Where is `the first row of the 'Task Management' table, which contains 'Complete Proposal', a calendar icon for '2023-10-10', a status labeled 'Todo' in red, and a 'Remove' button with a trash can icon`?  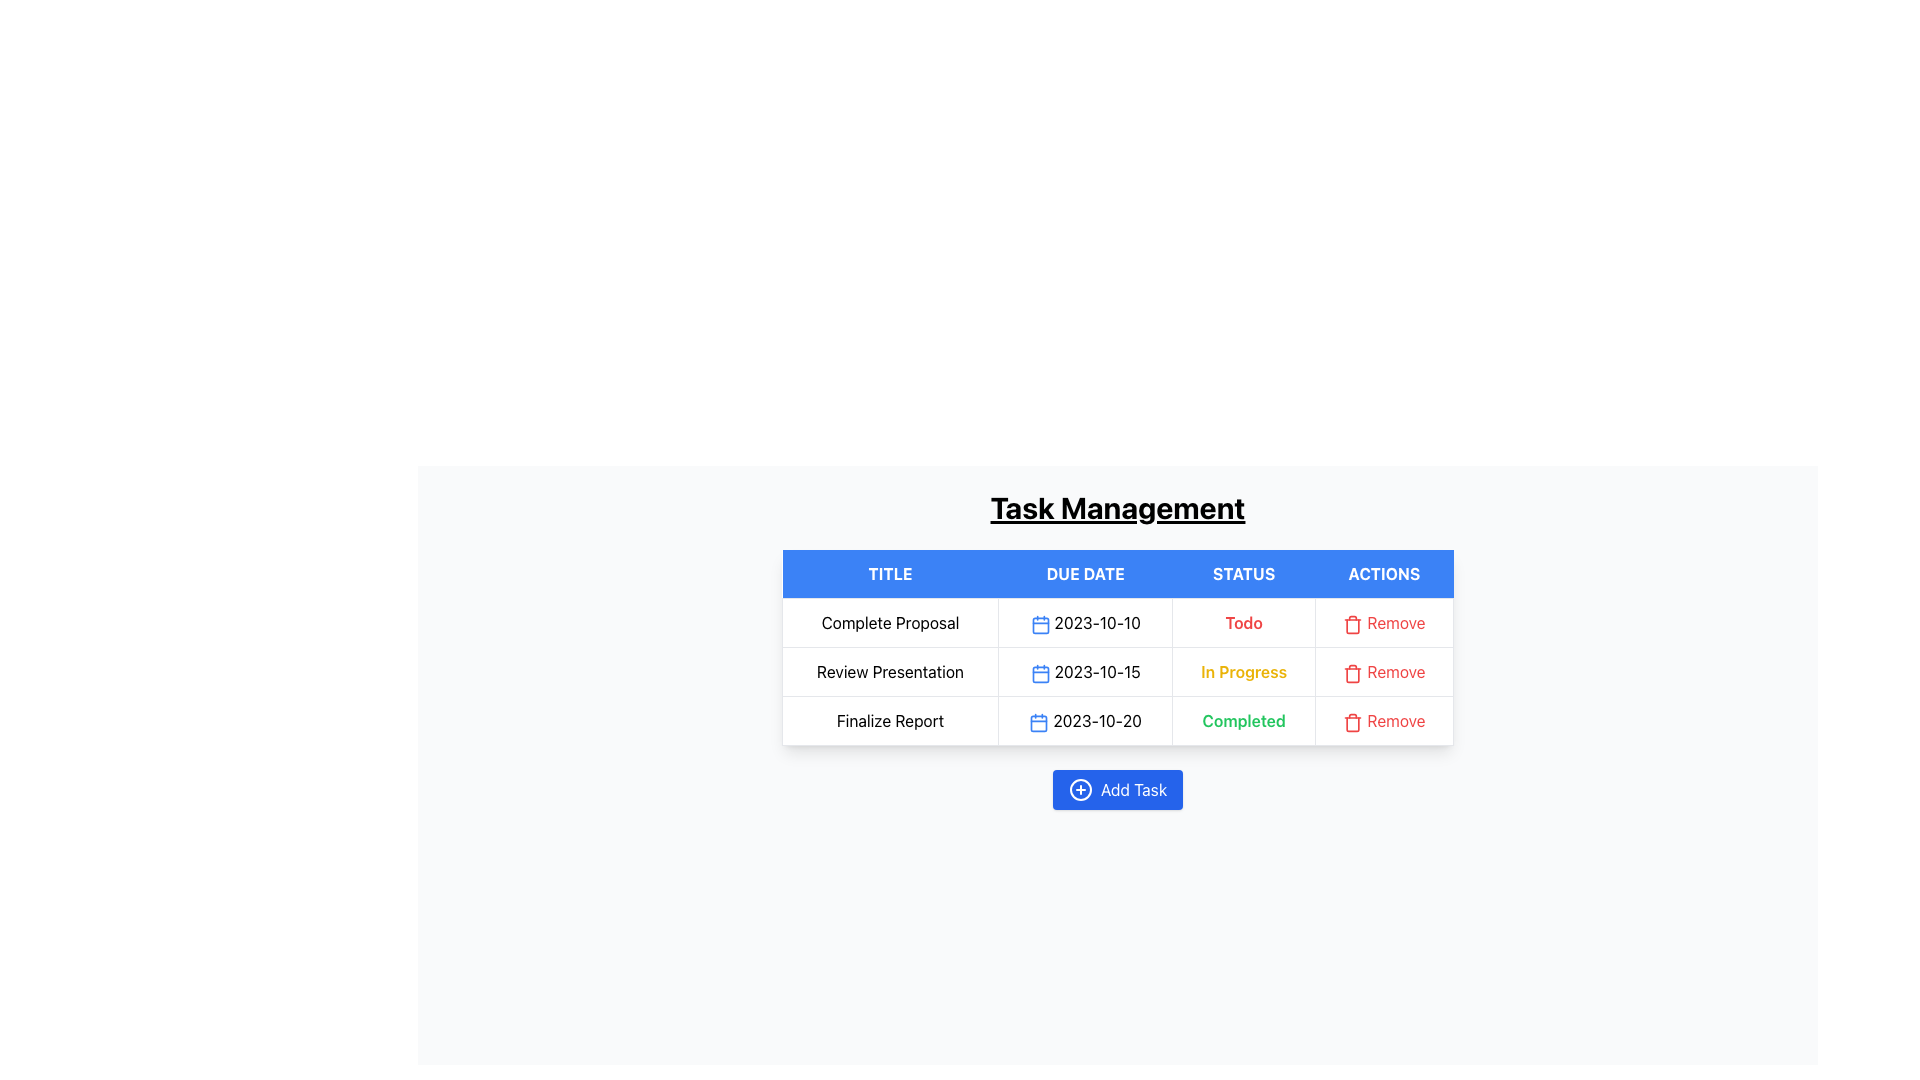 the first row of the 'Task Management' table, which contains 'Complete Proposal', a calendar icon for '2023-10-10', a status labeled 'Todo' in red, and a 'Remove' button with a trash can icon is located at coordinates (1117, 622).